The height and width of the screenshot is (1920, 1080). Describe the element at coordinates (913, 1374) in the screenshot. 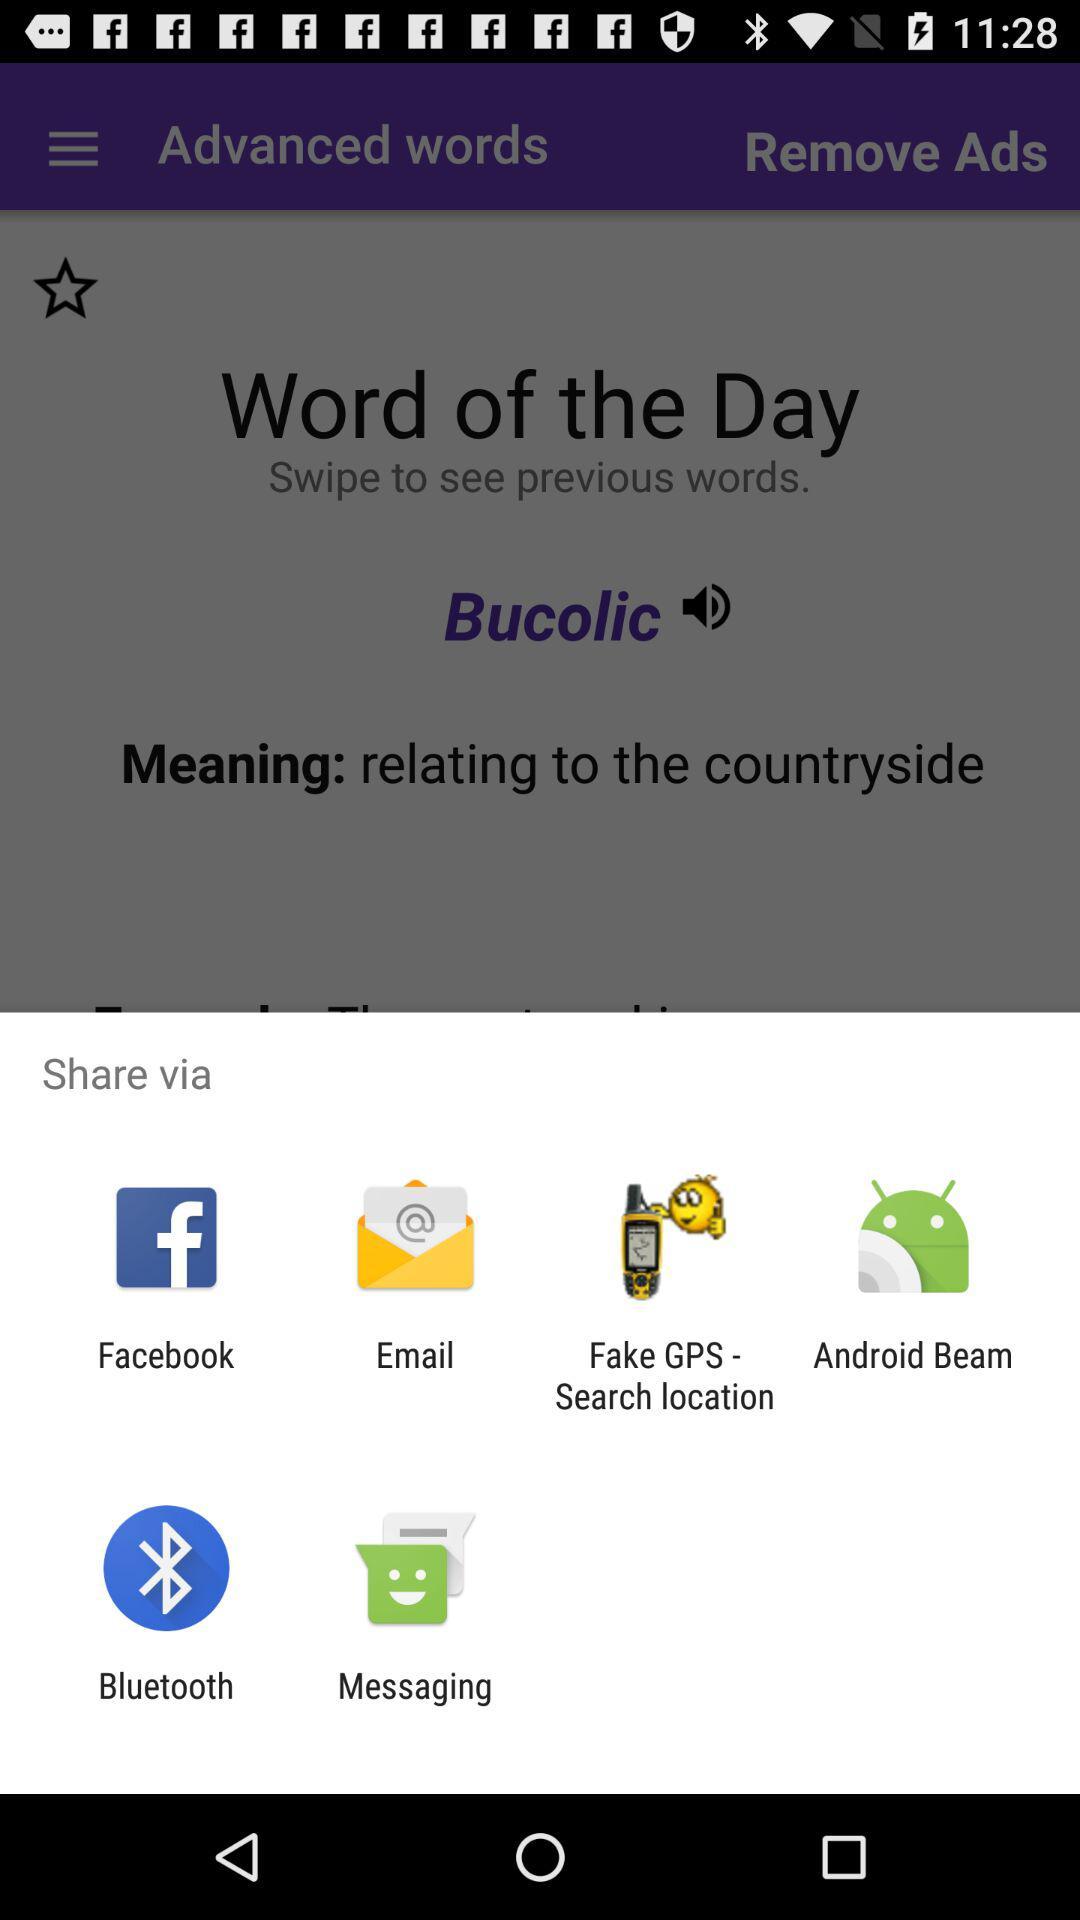

I see `item at the bottom right corner` at that location.